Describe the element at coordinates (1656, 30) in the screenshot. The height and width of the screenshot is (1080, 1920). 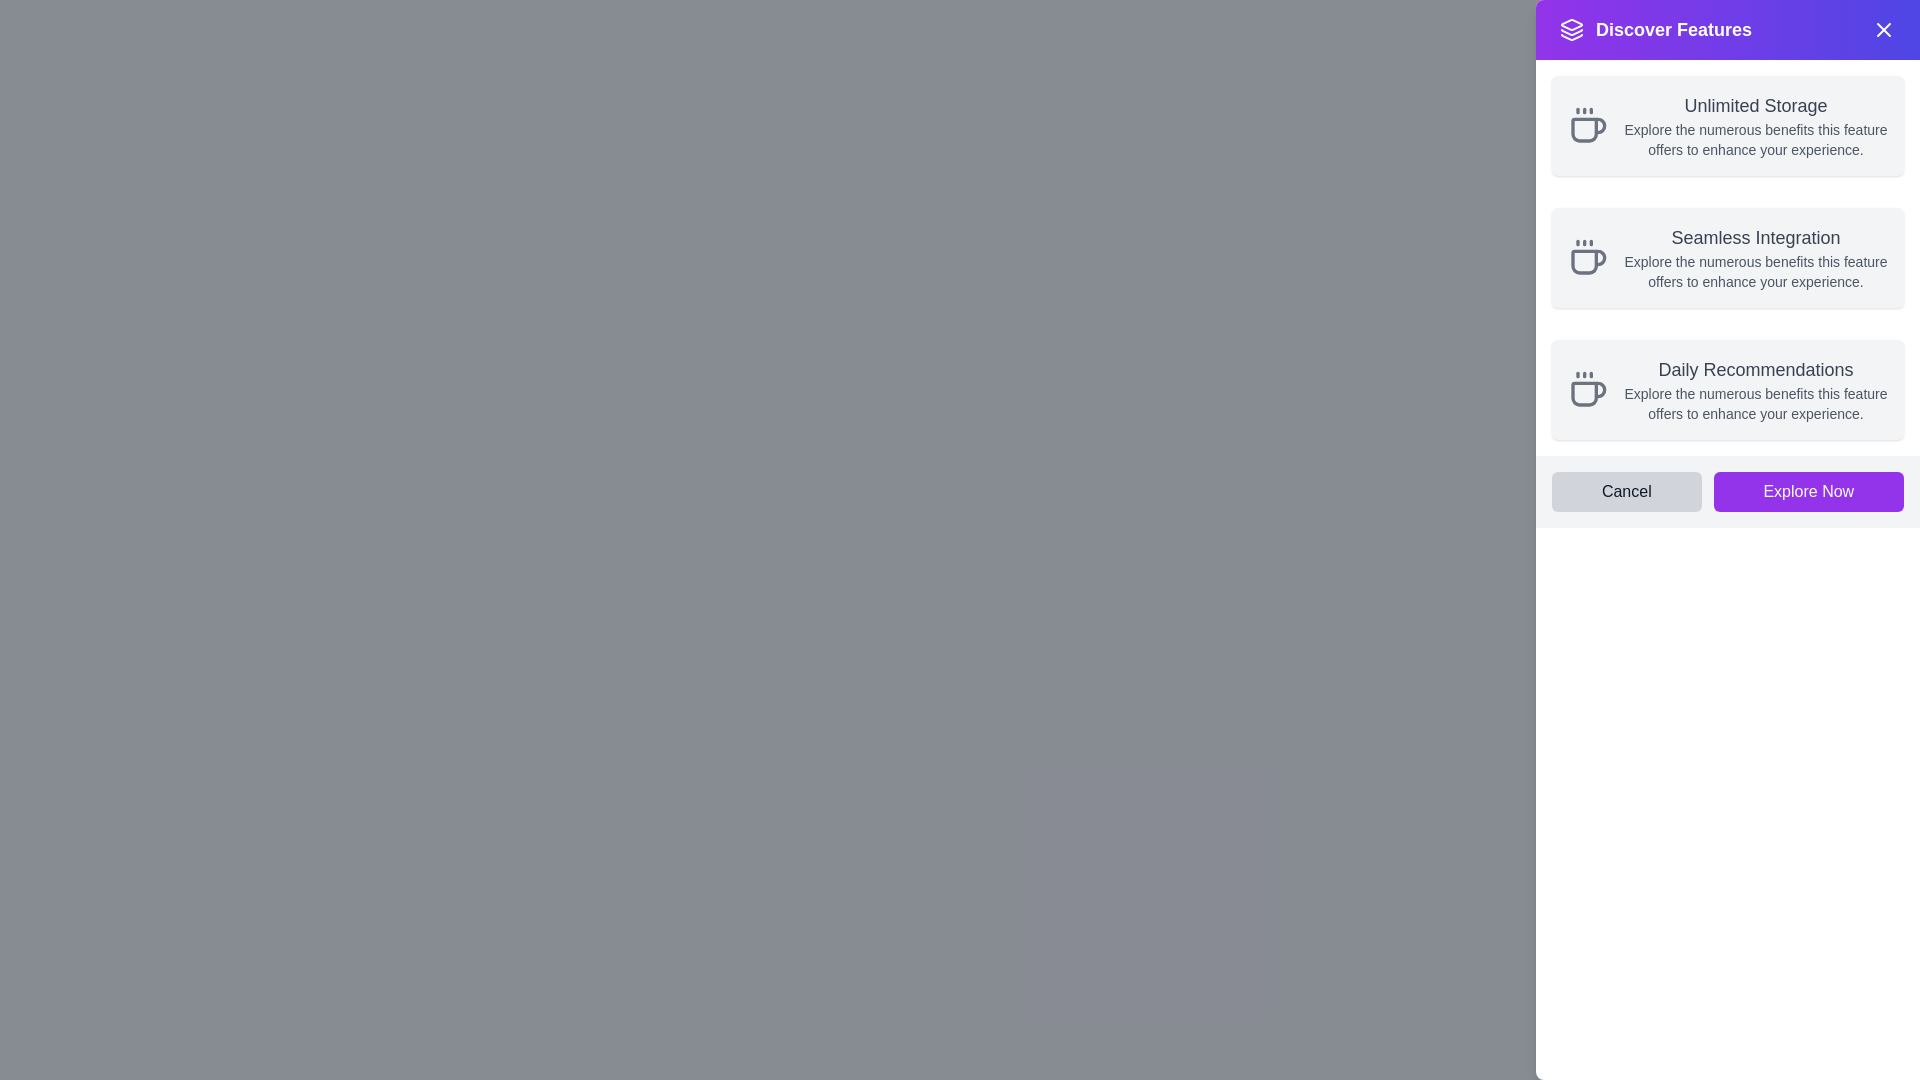
I see `the heading element that features an icon depicting stack-like layers and the text 'Discover Features', located at the top of the modal window` at that location.